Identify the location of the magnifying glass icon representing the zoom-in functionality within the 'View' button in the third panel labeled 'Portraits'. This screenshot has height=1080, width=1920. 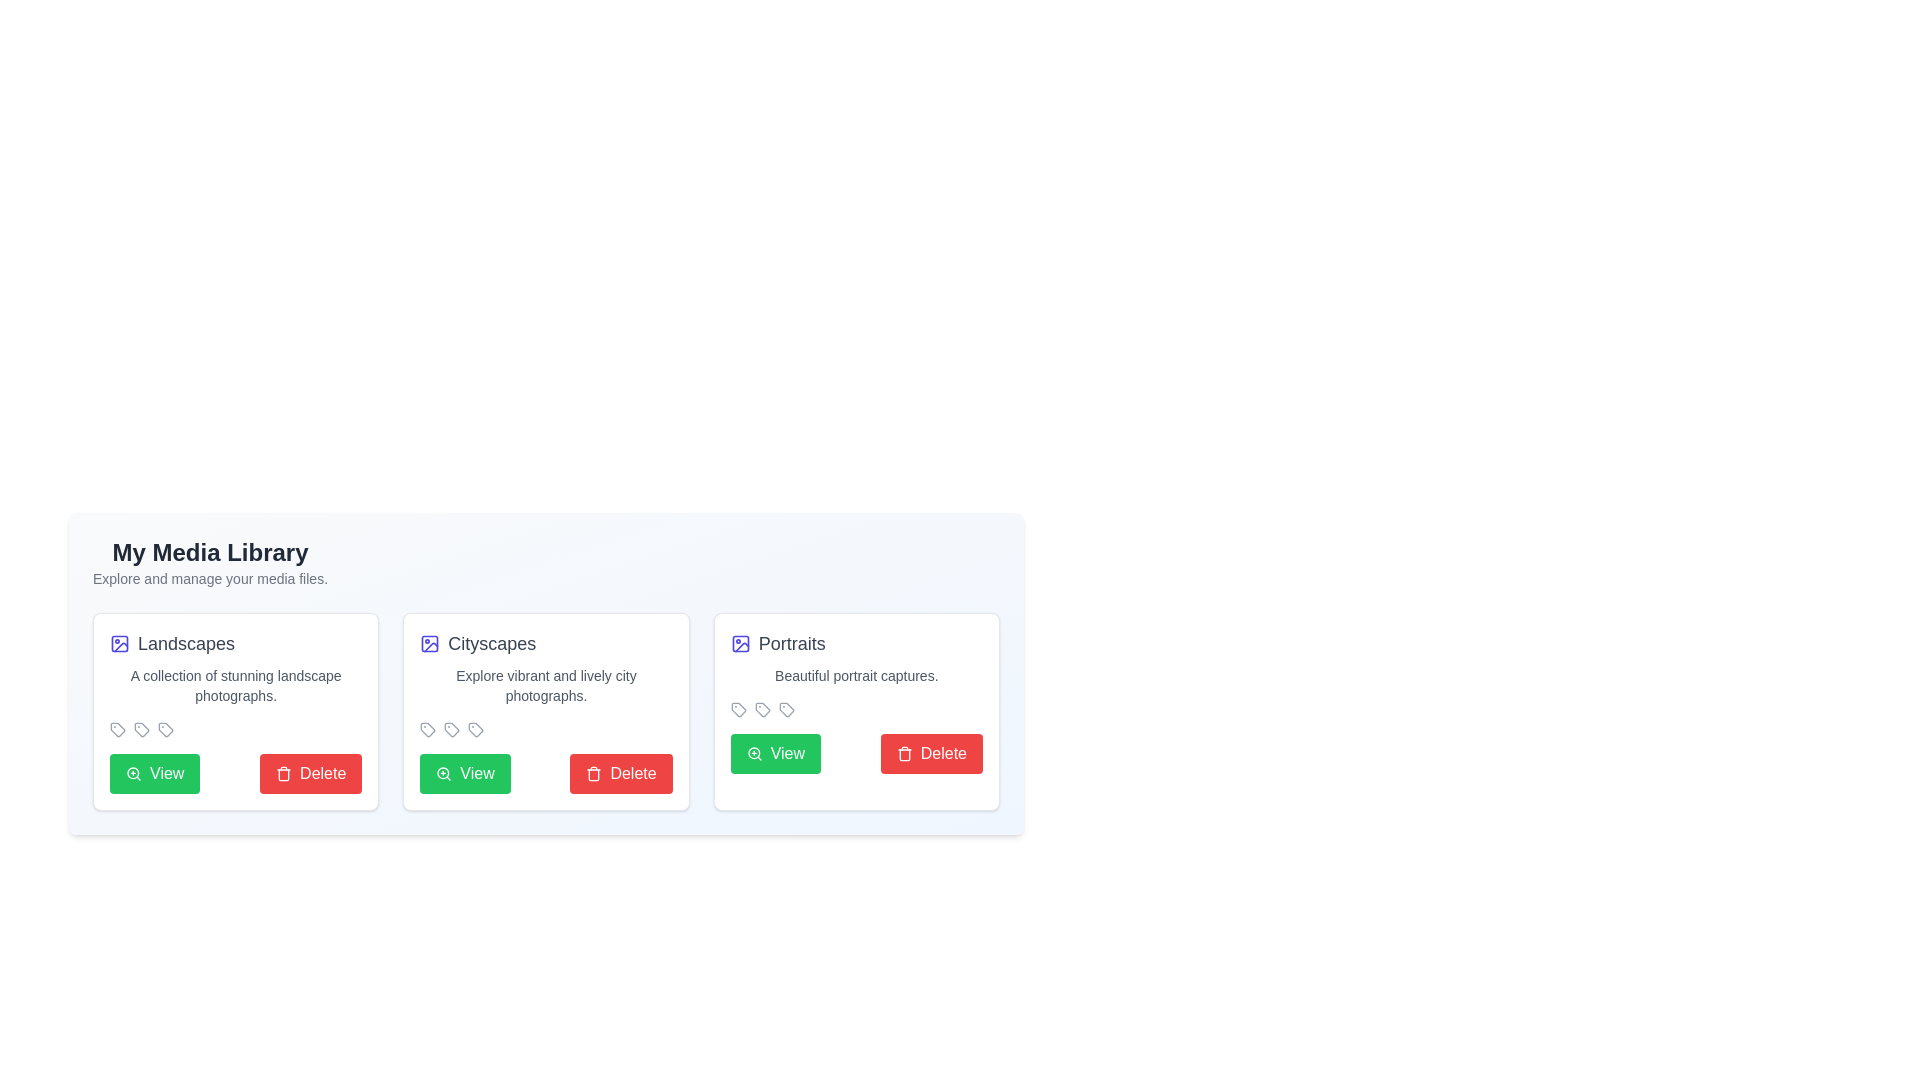
(753, 753).